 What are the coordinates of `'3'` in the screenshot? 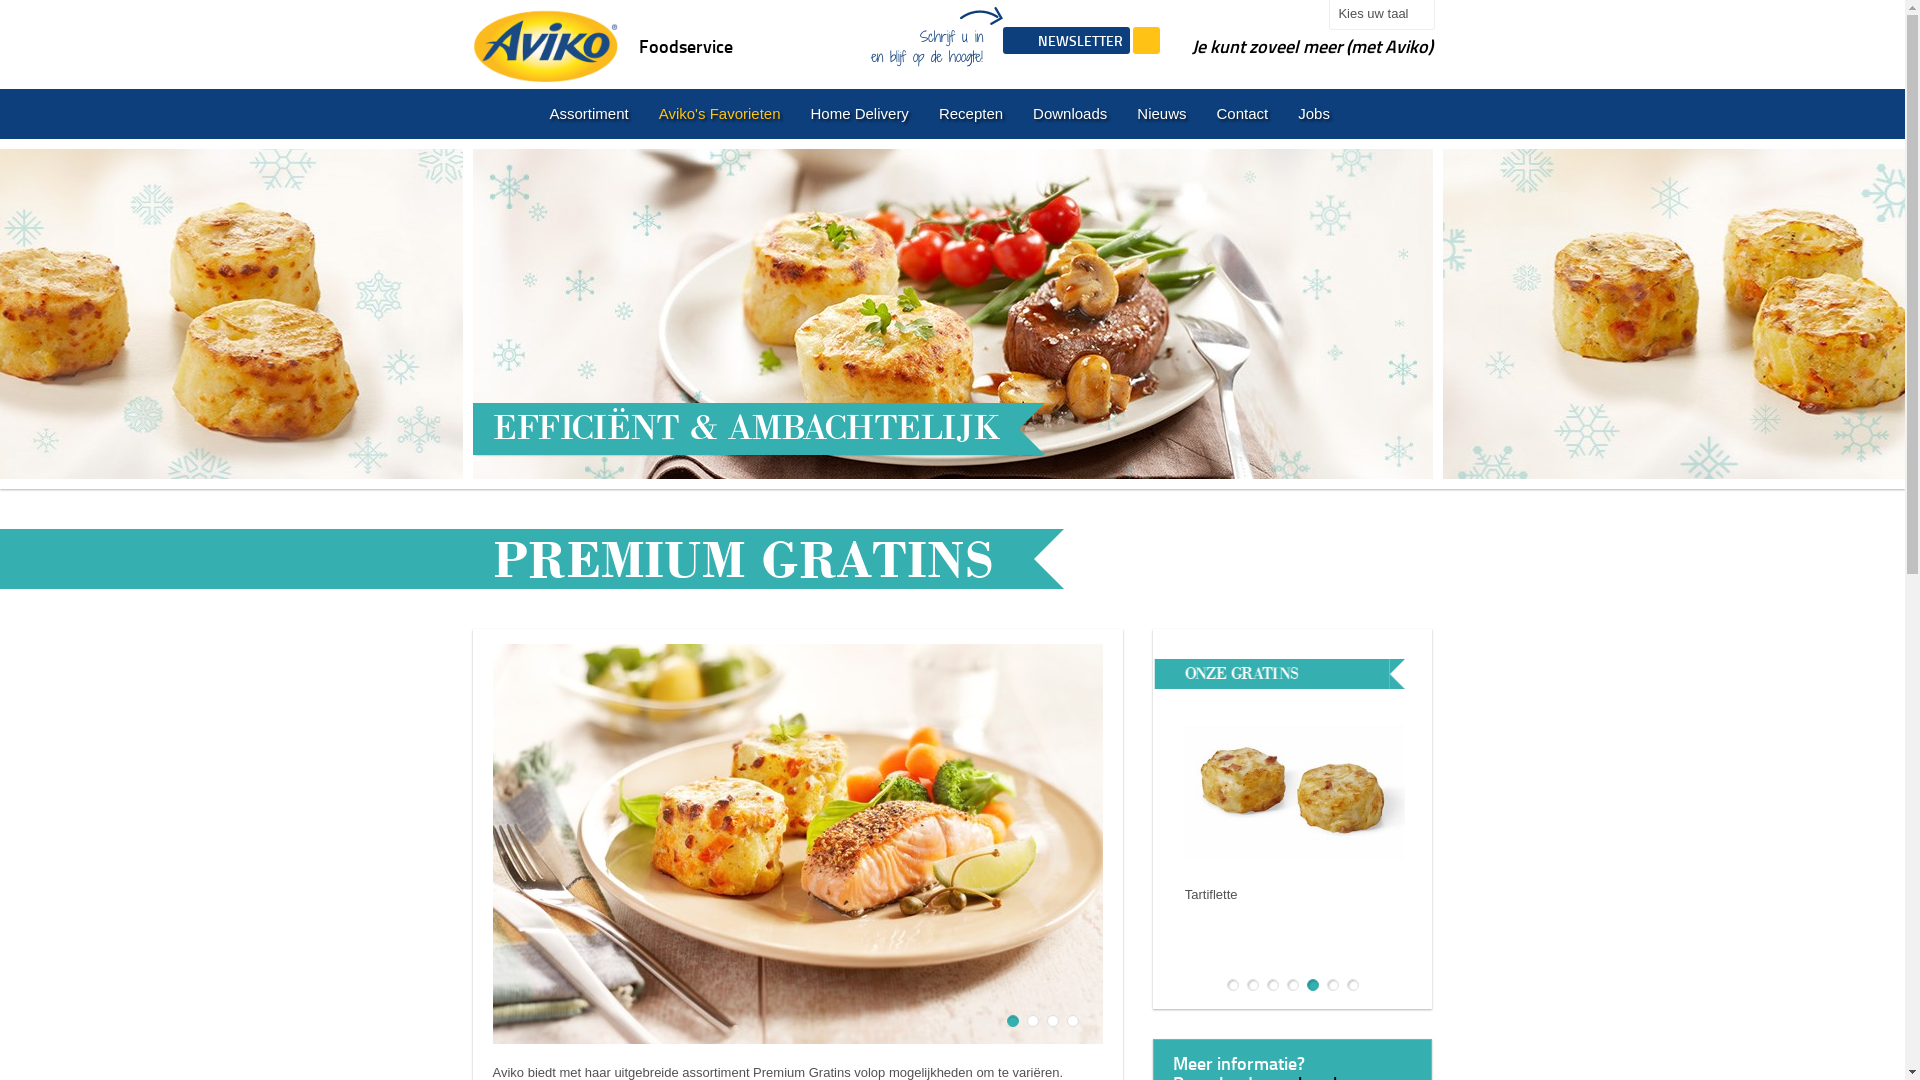 It's located at (1271, 983).